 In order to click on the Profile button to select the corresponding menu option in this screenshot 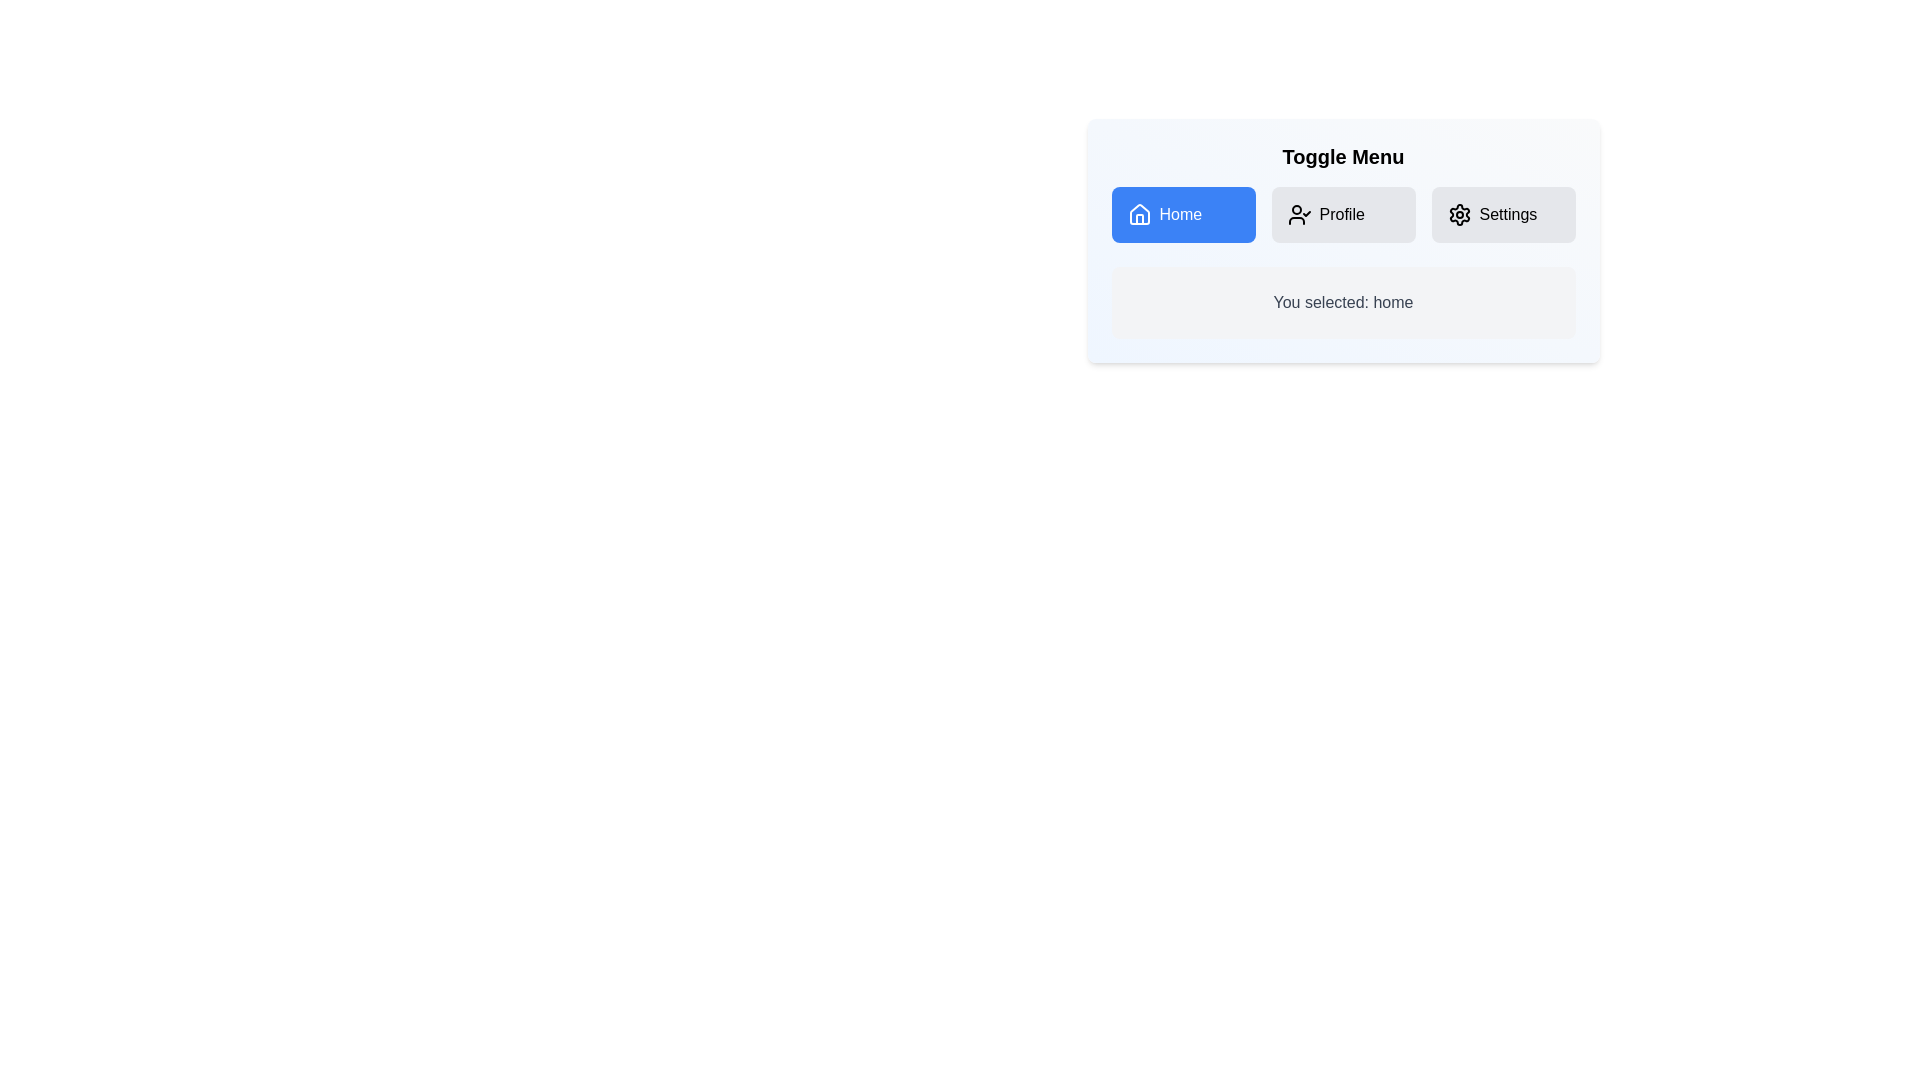, I will do `click(1343, 215)`.